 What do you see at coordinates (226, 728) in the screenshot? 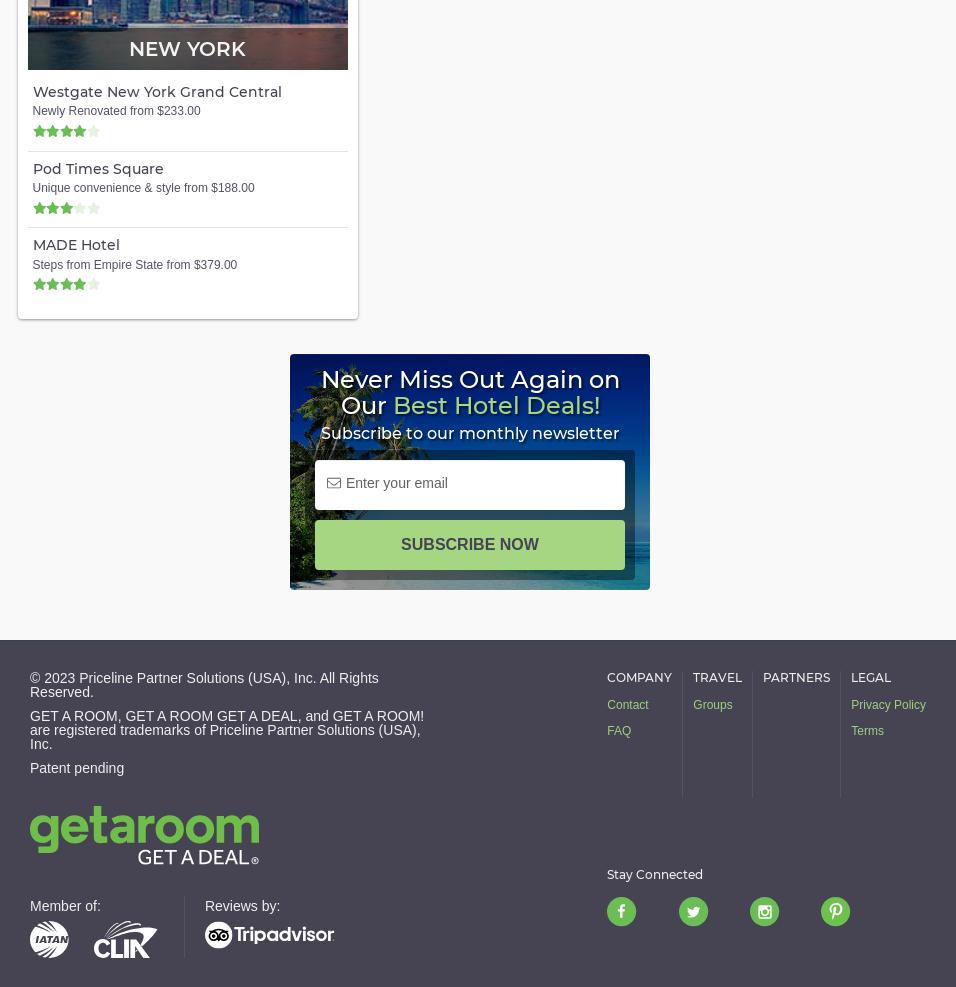
I see `'GET A ROOM, GET A ROOM GET A DEAL, and GET A ROOM! are registered trademarks of Priceline Partner Solutions (USA), Inc.'` at bounding box center [226, 728].